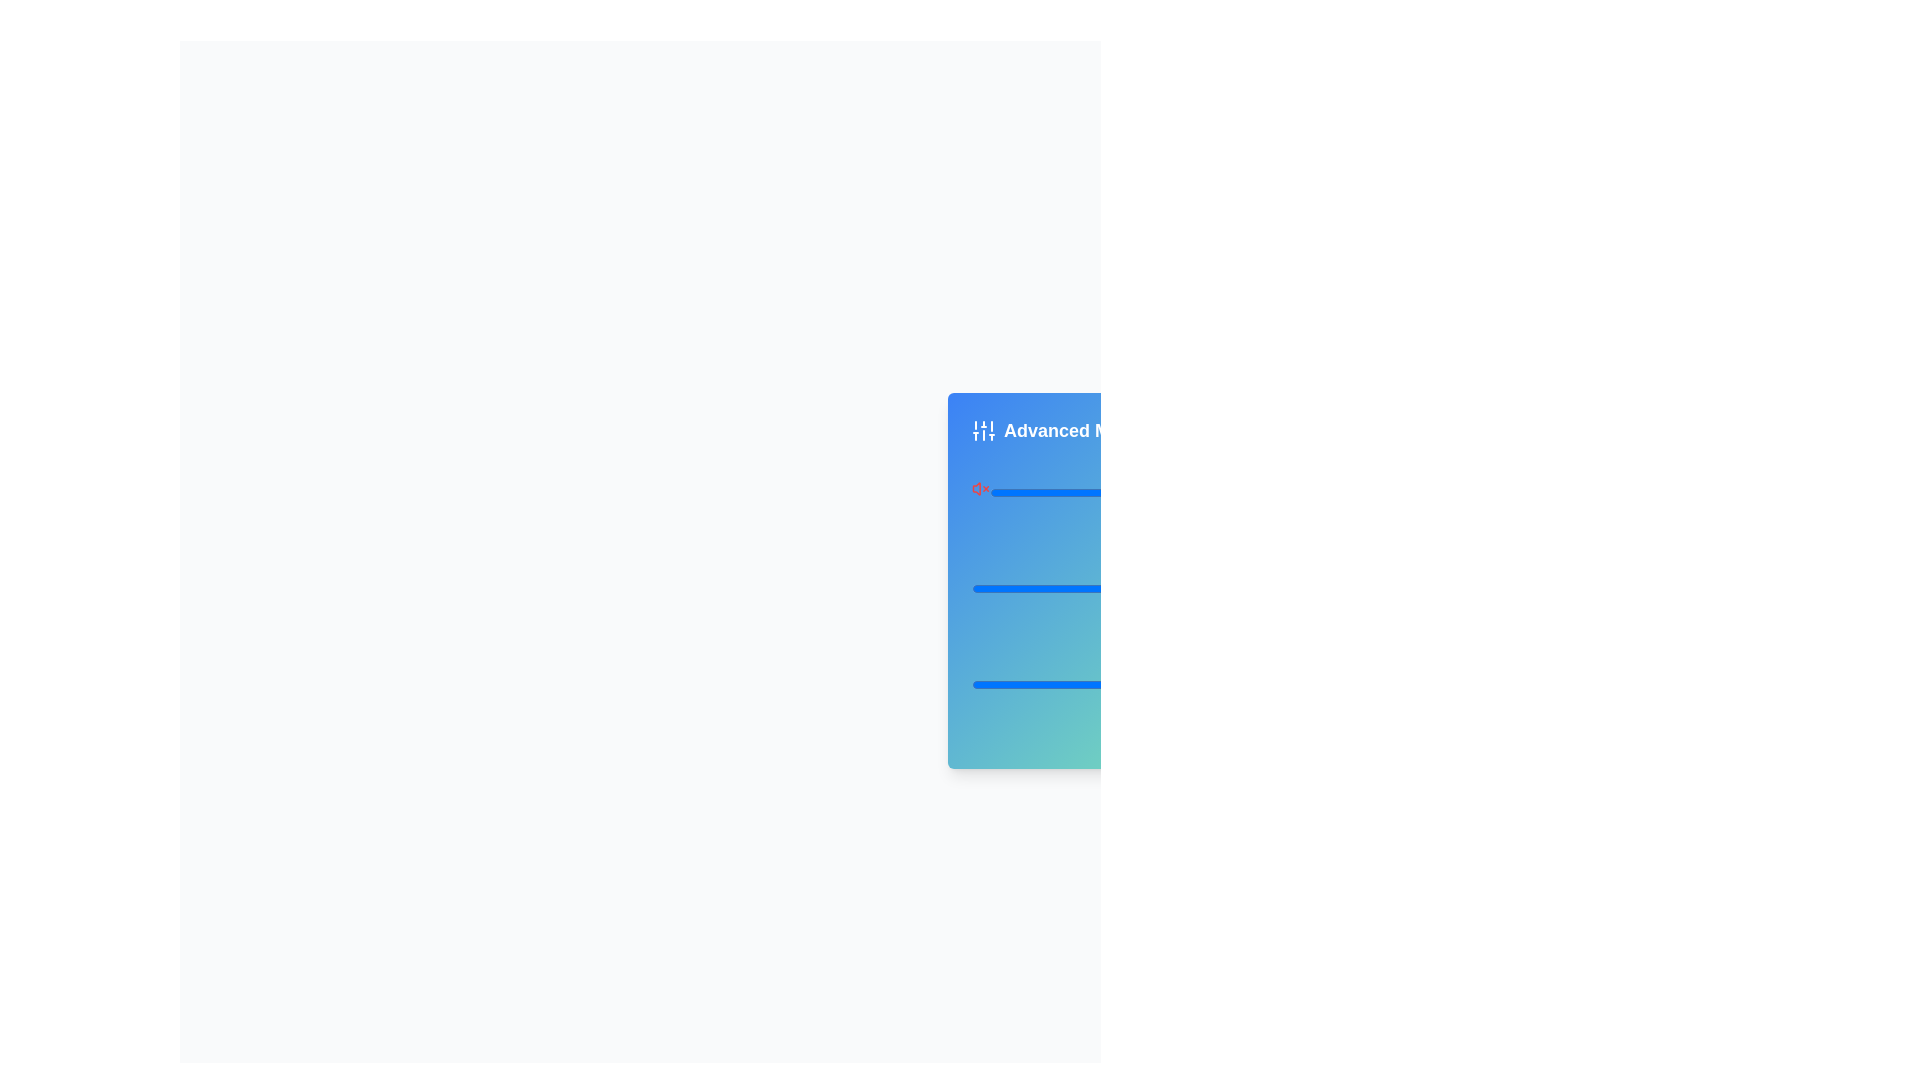 The height and width of the screenshot is (1080, 1920). I want to click on the slider, so click(1039, 684).